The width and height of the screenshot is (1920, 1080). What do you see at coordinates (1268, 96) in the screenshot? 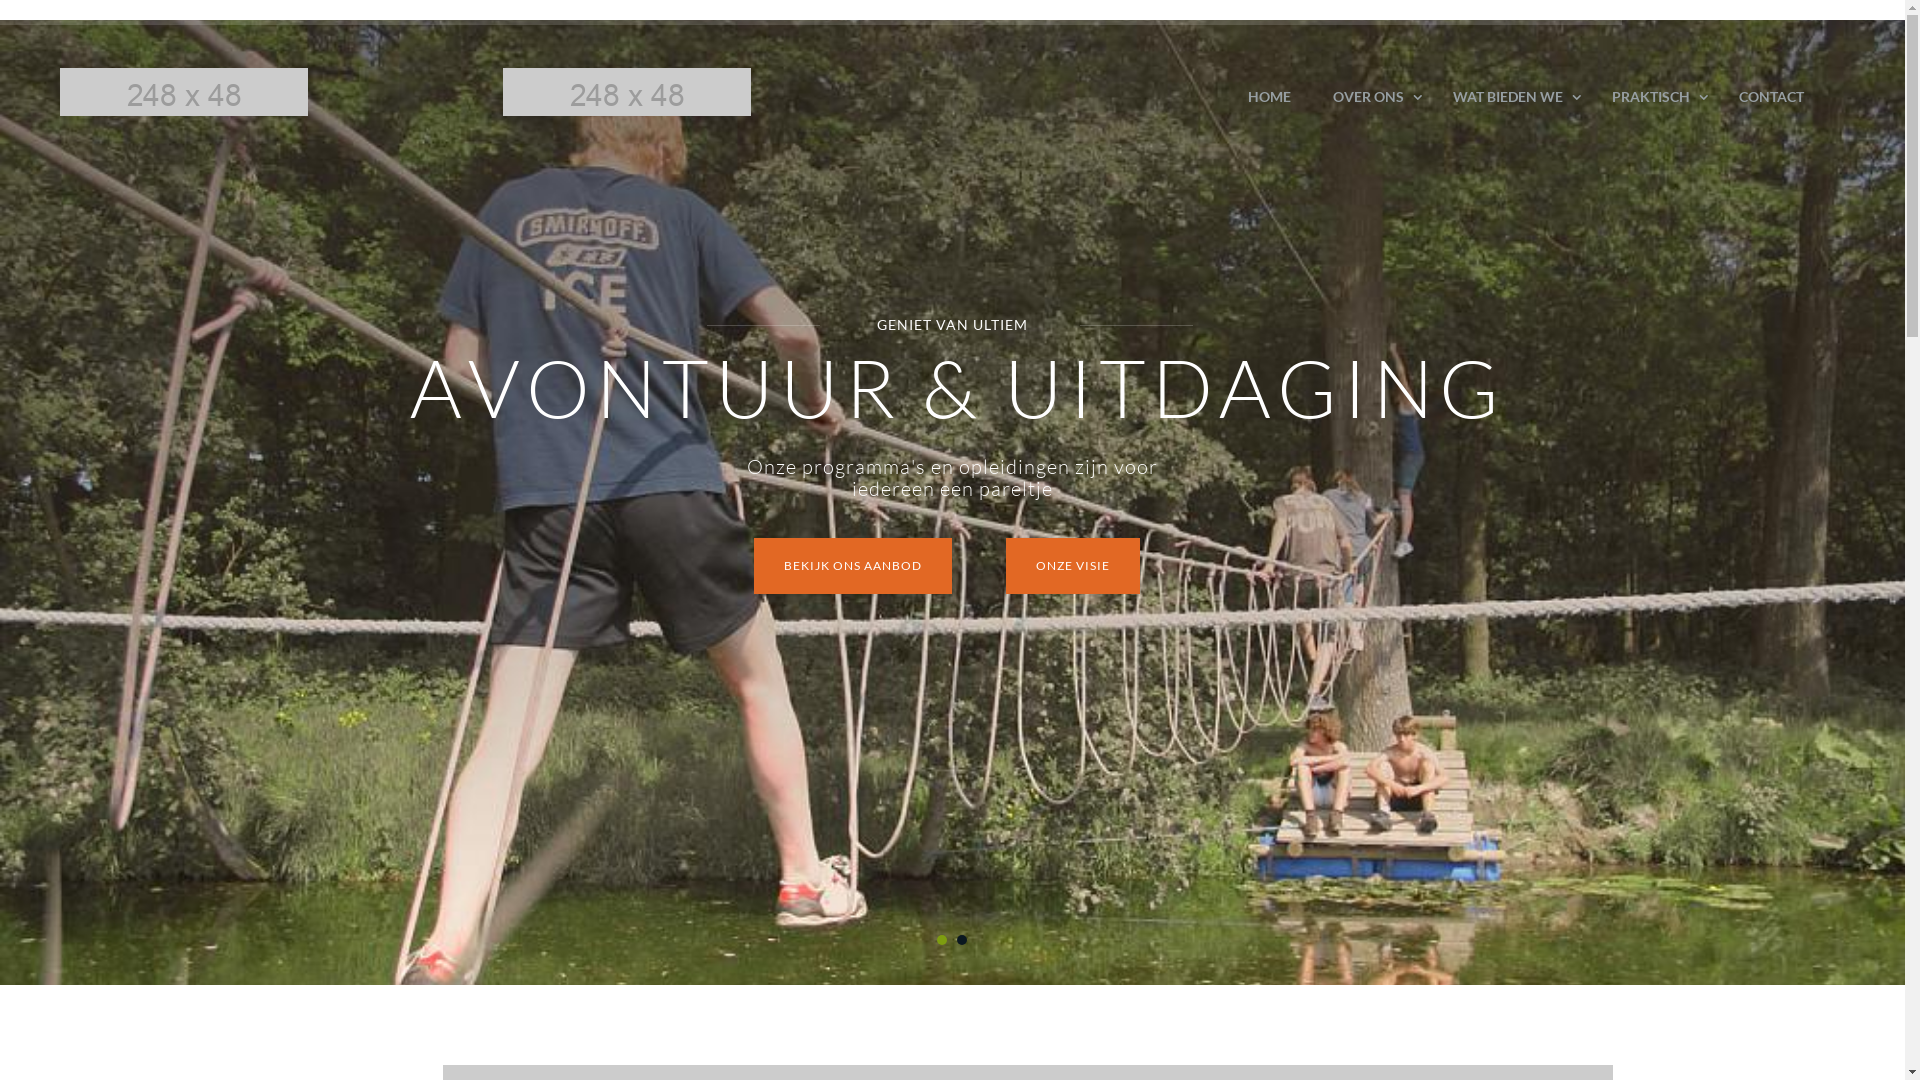
I see `'HOME'` at bounding box center [1268, 96].